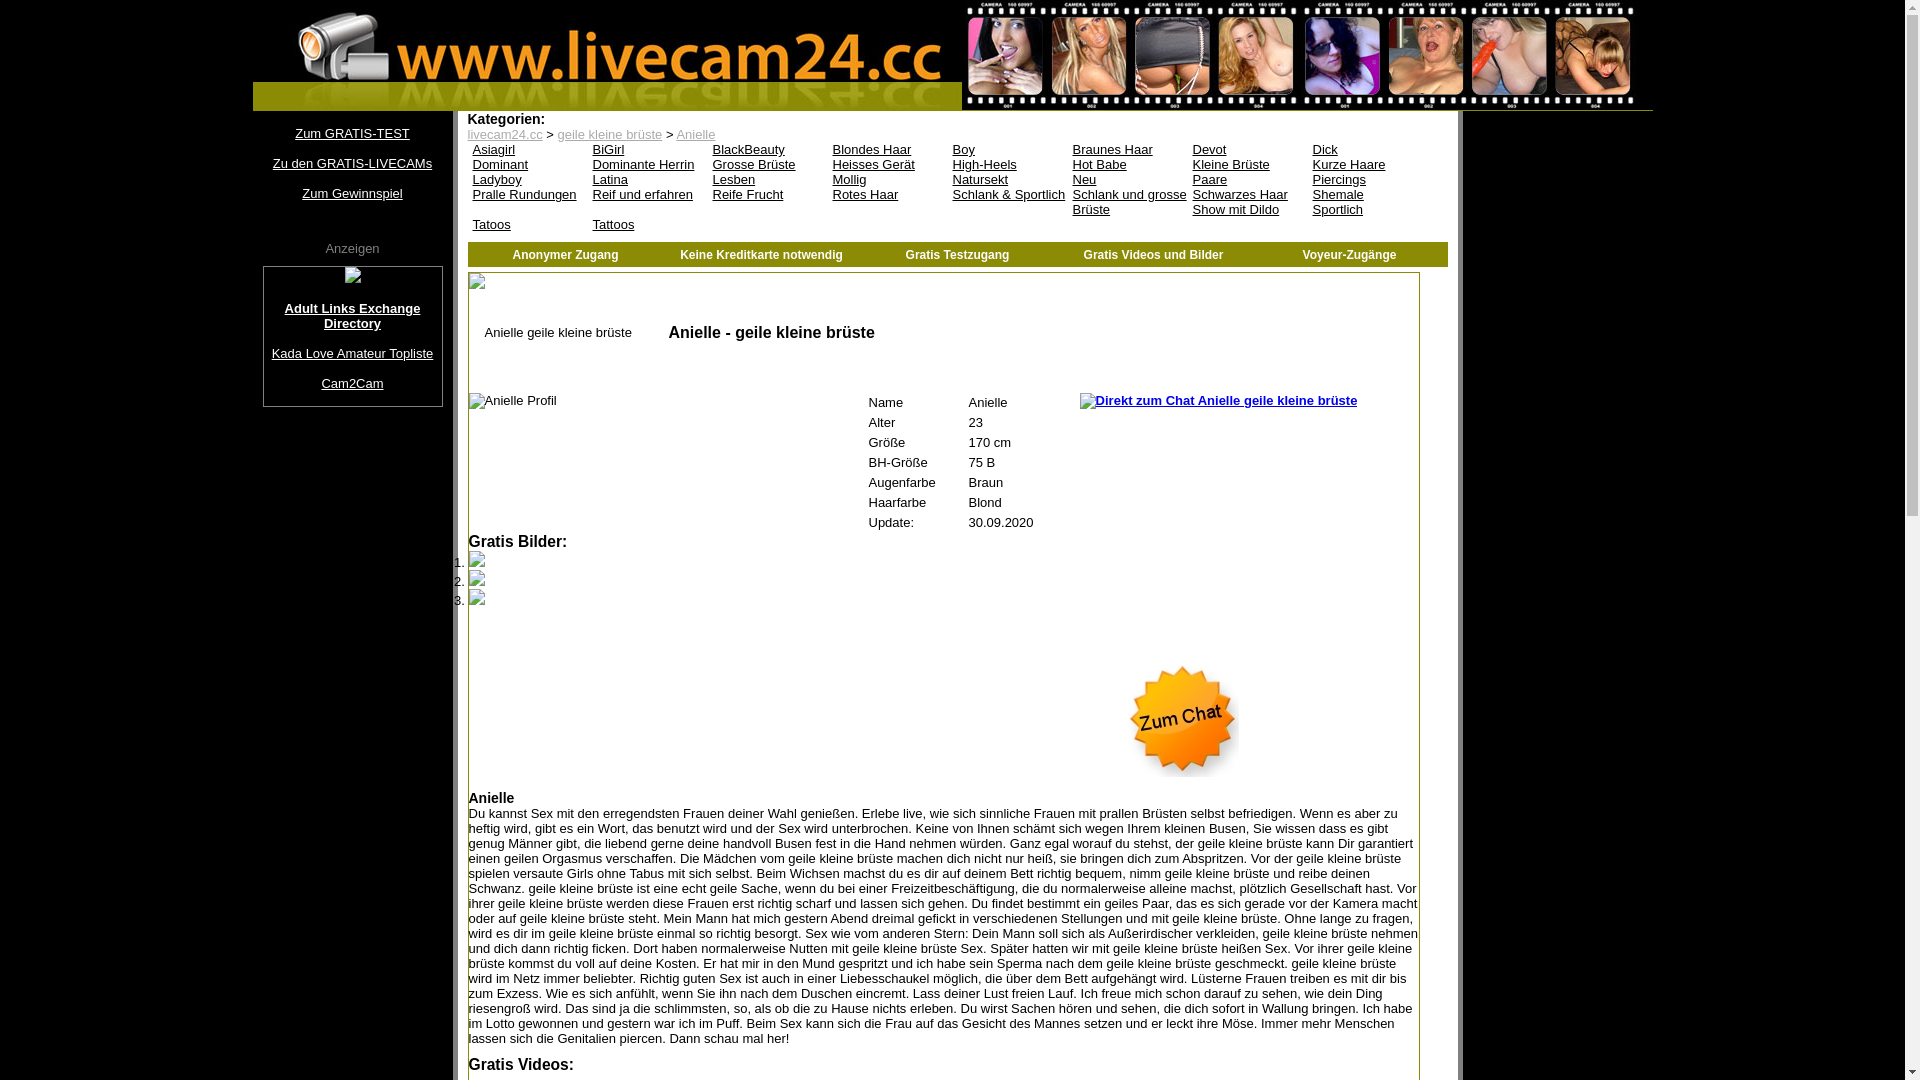 This screenshot has width=1920, height=1080. What do you see at coordinates (1247, 148) in the screenshot?
I see `'Devot'` at bounding box center [1247, 148].